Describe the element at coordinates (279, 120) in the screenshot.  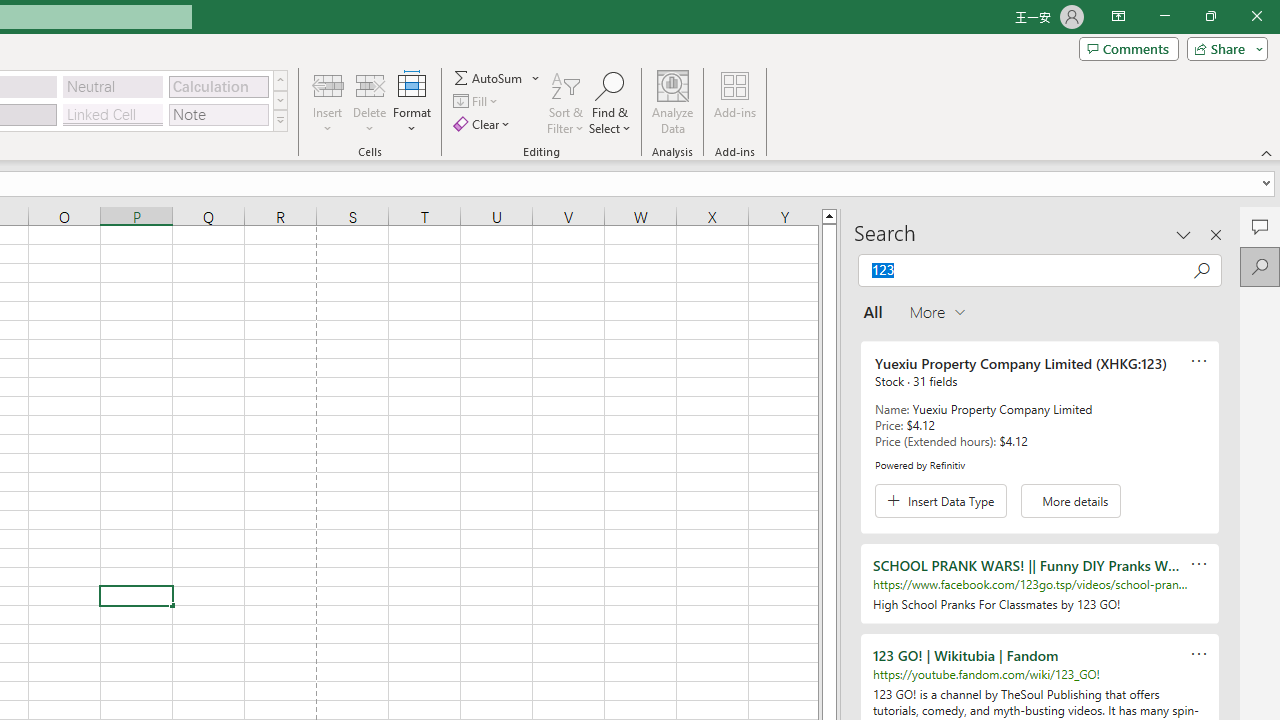
I see `'Class: NetUIImage'` at that location.